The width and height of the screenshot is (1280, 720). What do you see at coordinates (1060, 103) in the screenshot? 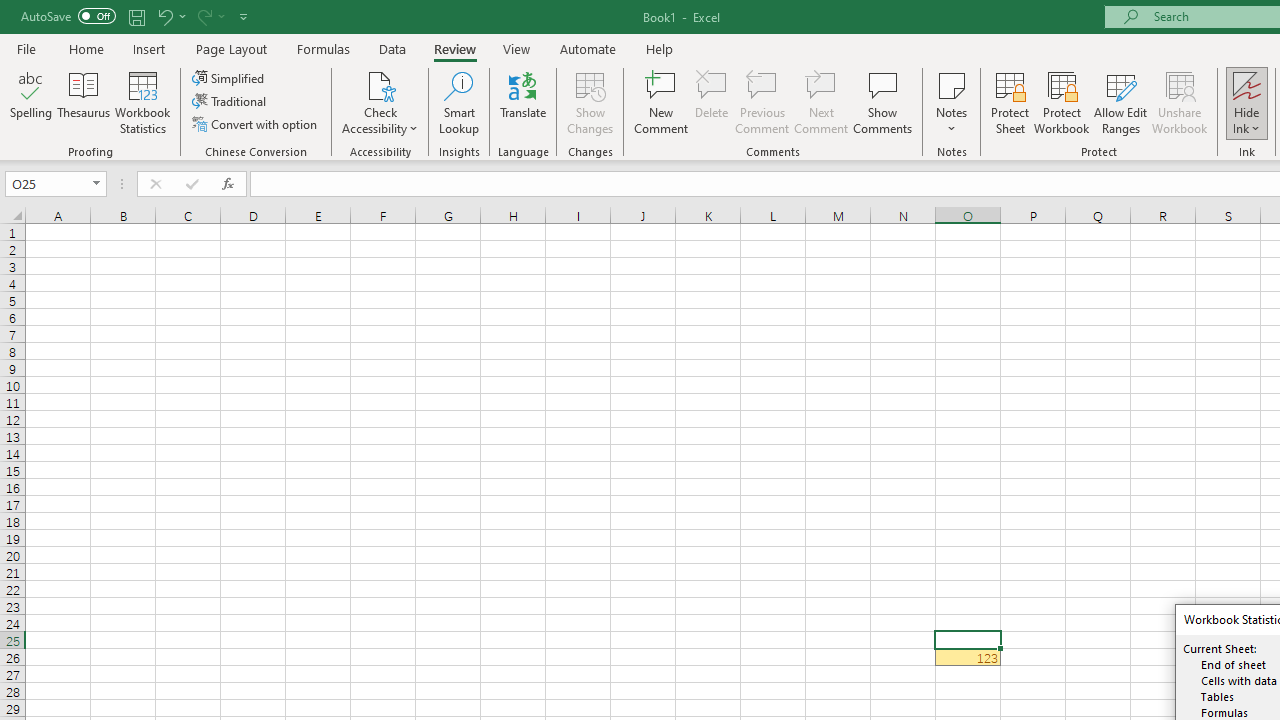
I see `'Protect Workbook...'` at bounding box center [1060, 103].